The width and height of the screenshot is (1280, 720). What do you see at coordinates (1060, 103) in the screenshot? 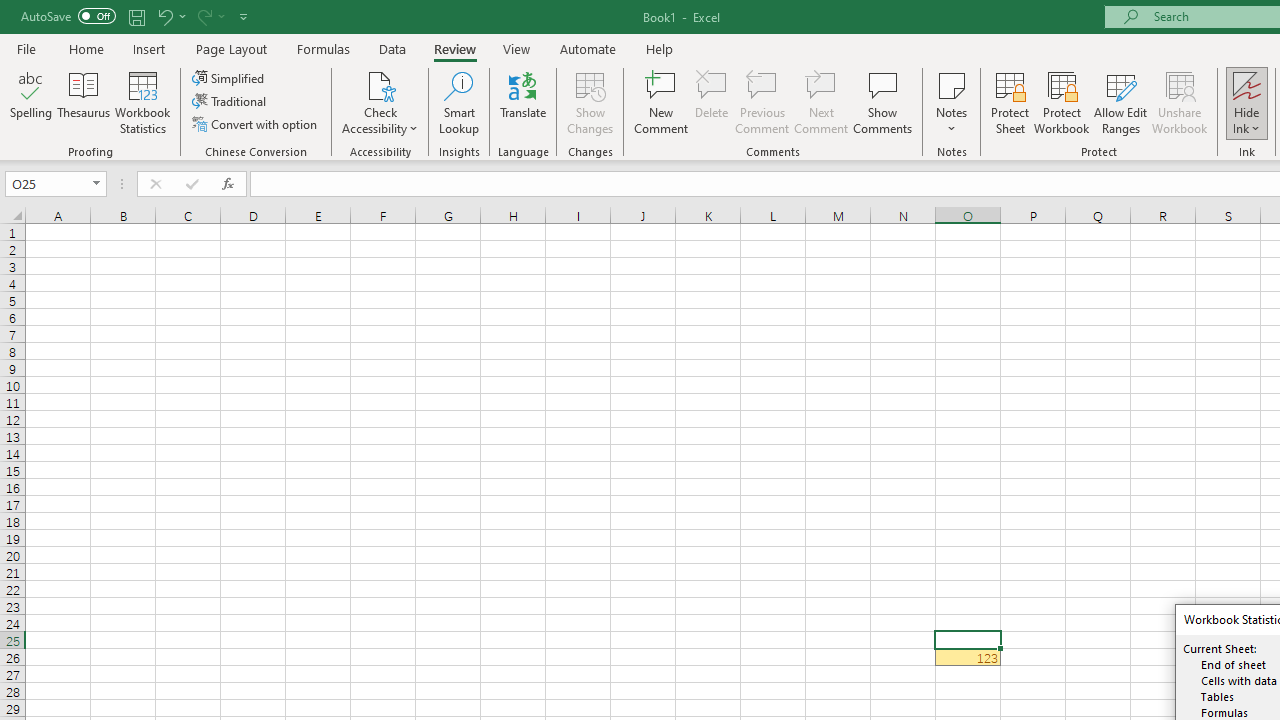
I see `'Protect Workbook...'` at bounding box center [1060, 103].